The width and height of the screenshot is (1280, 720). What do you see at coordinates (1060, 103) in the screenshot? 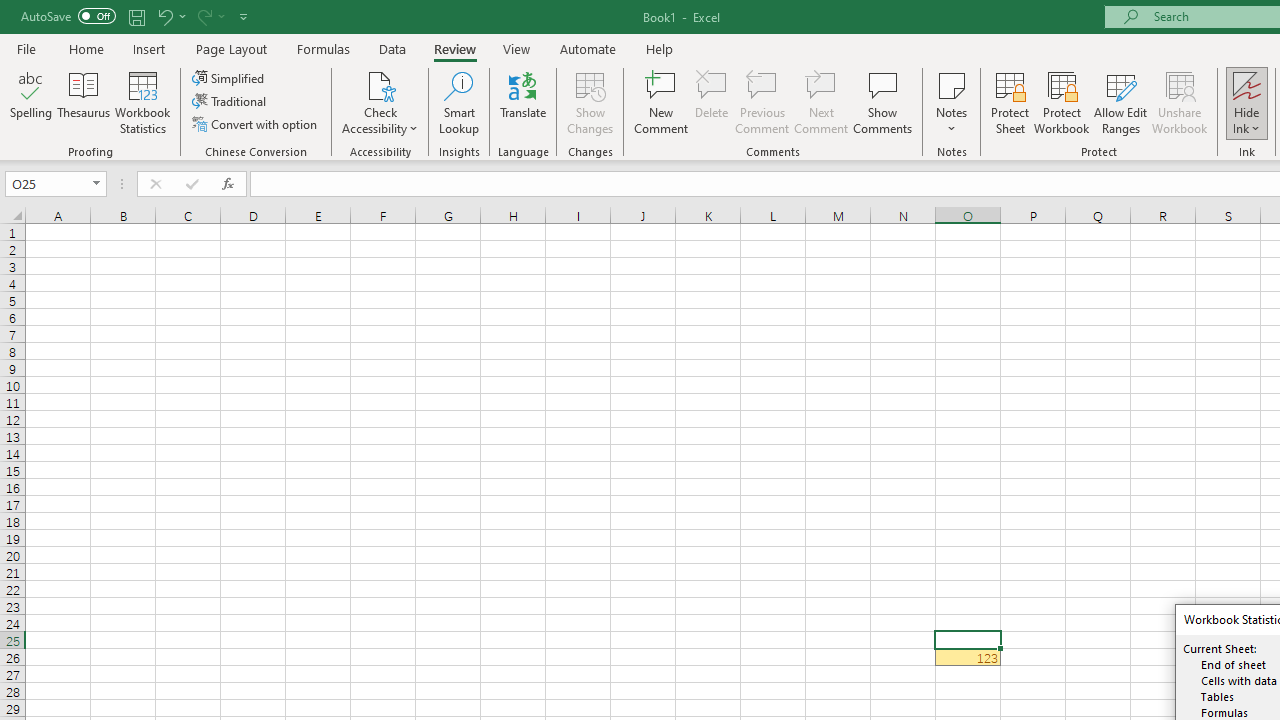
I see `'Protect Workbook...'` at bounding box center [1060, 103].